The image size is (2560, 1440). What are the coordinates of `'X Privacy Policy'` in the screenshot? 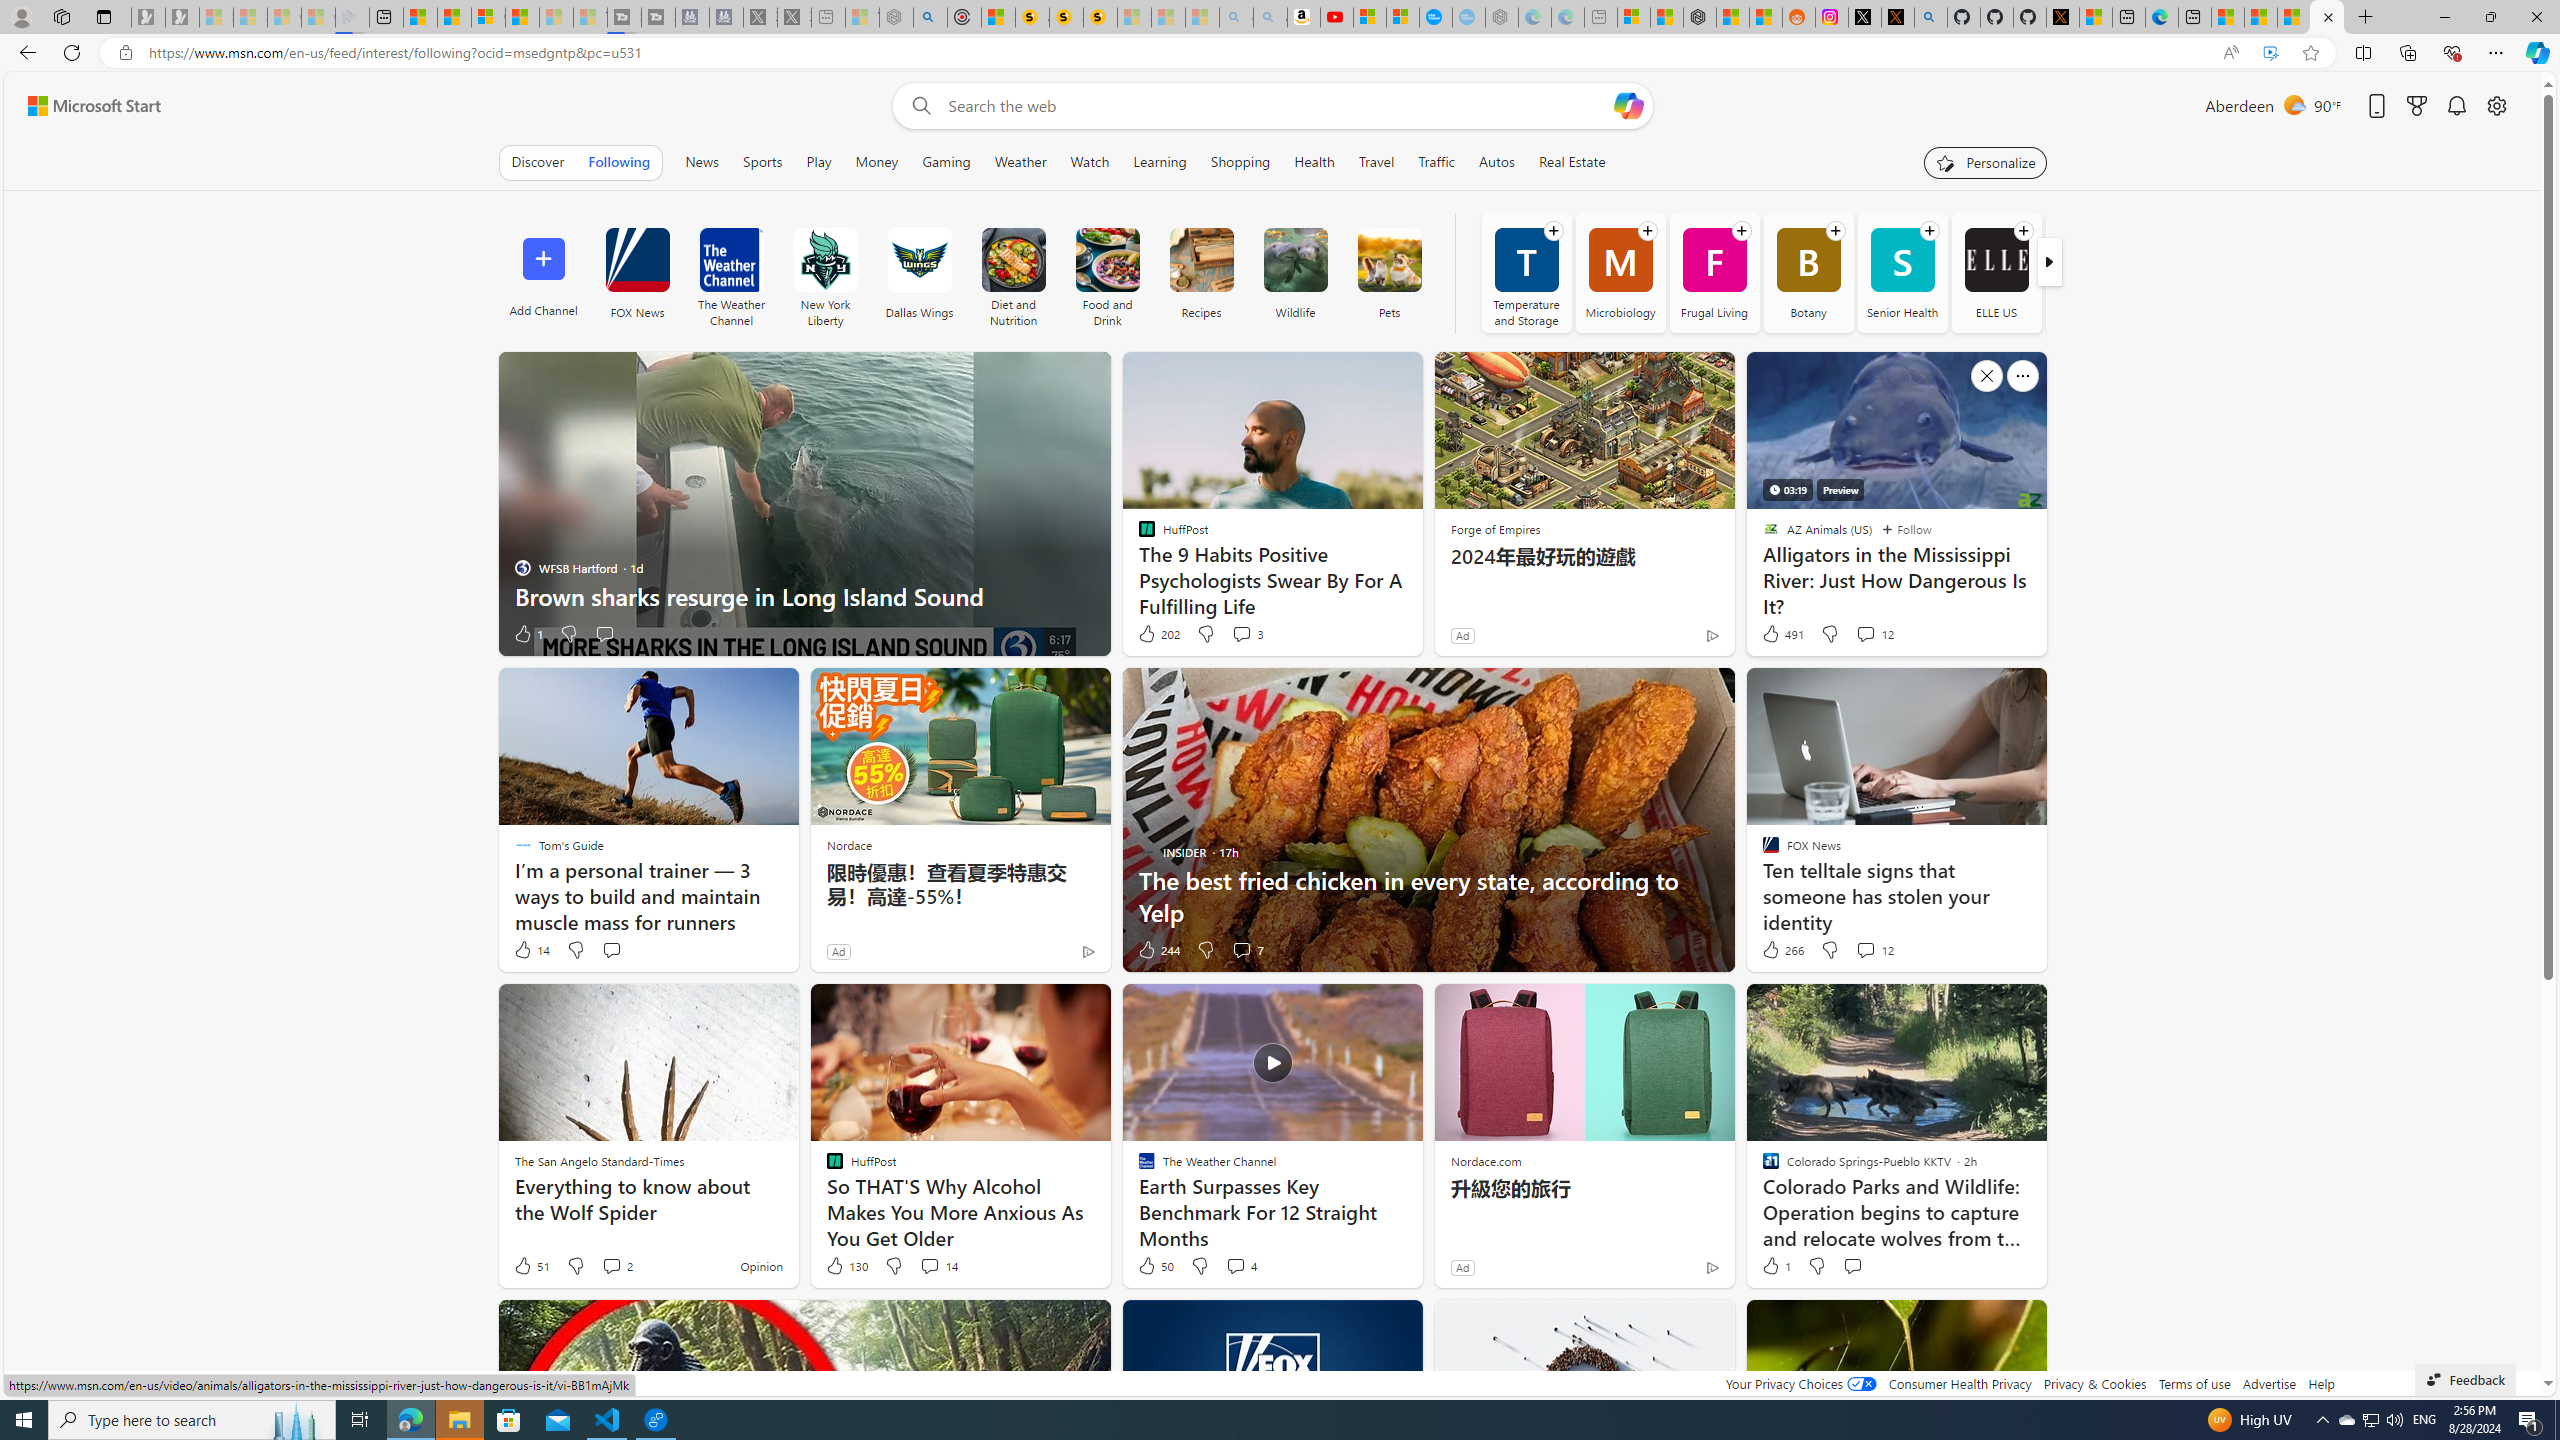 It's located at (2062, 16).